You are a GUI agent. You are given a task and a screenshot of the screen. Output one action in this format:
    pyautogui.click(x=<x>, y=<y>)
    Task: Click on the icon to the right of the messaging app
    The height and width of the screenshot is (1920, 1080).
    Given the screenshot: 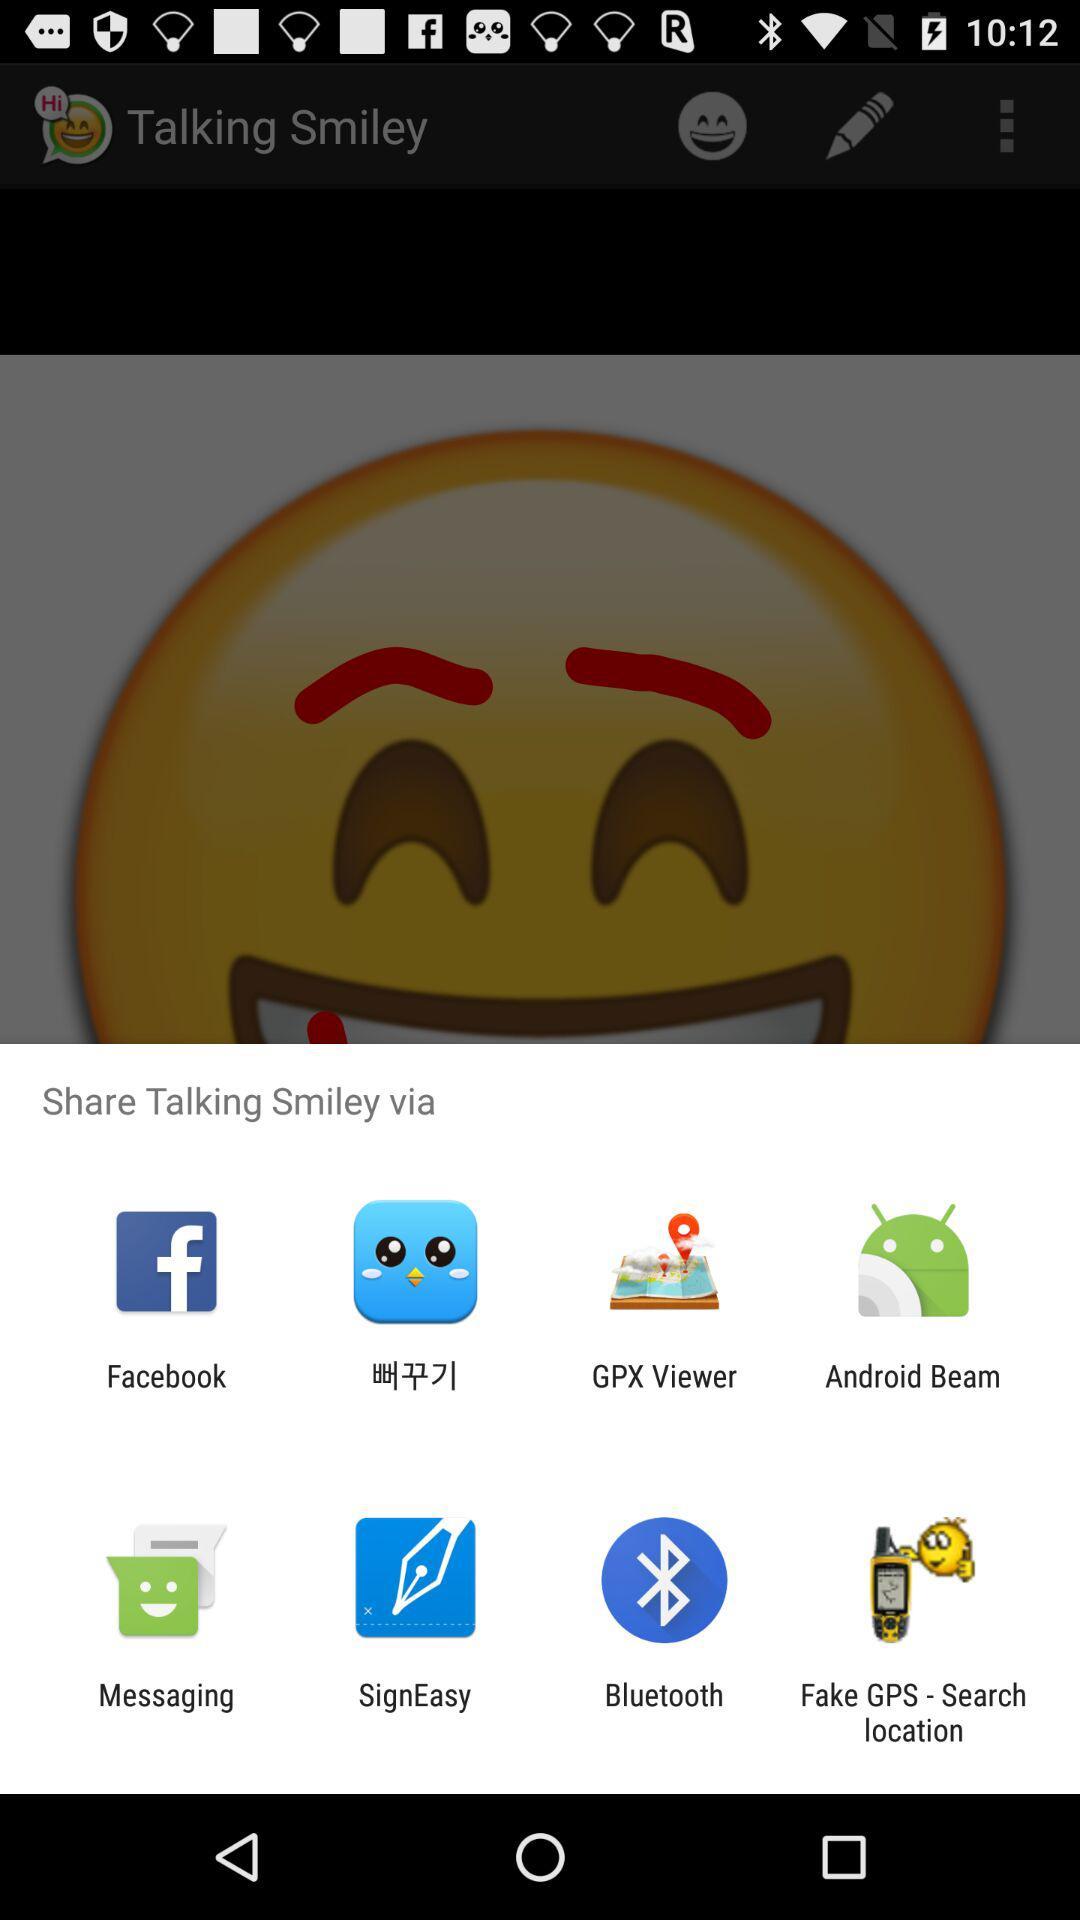 What is the action you would take?
    pyautogui.click(x=414, y=1711)
    